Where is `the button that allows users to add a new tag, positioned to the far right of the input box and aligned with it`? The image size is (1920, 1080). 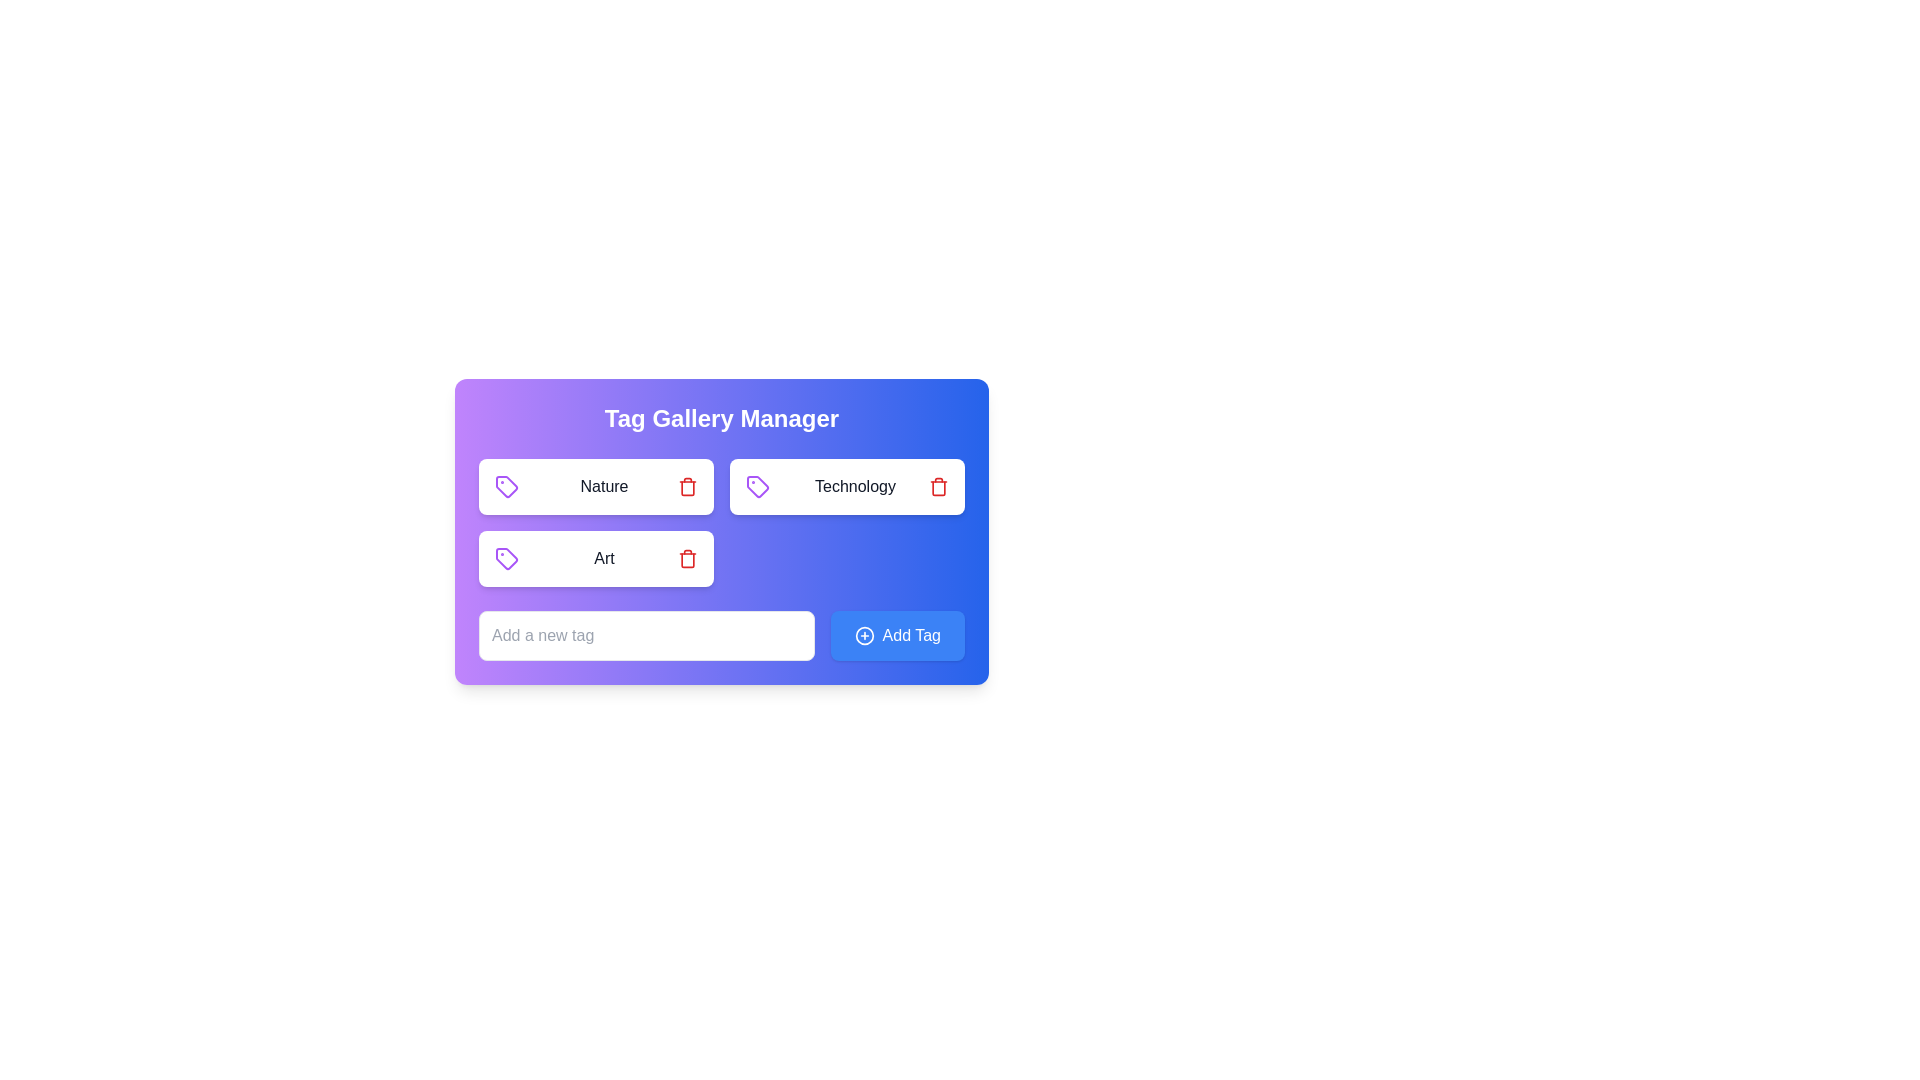 the button that allows users to add a new tag, positioned to the far right of the input box and aligned with it is located at coordinates (896, 636).